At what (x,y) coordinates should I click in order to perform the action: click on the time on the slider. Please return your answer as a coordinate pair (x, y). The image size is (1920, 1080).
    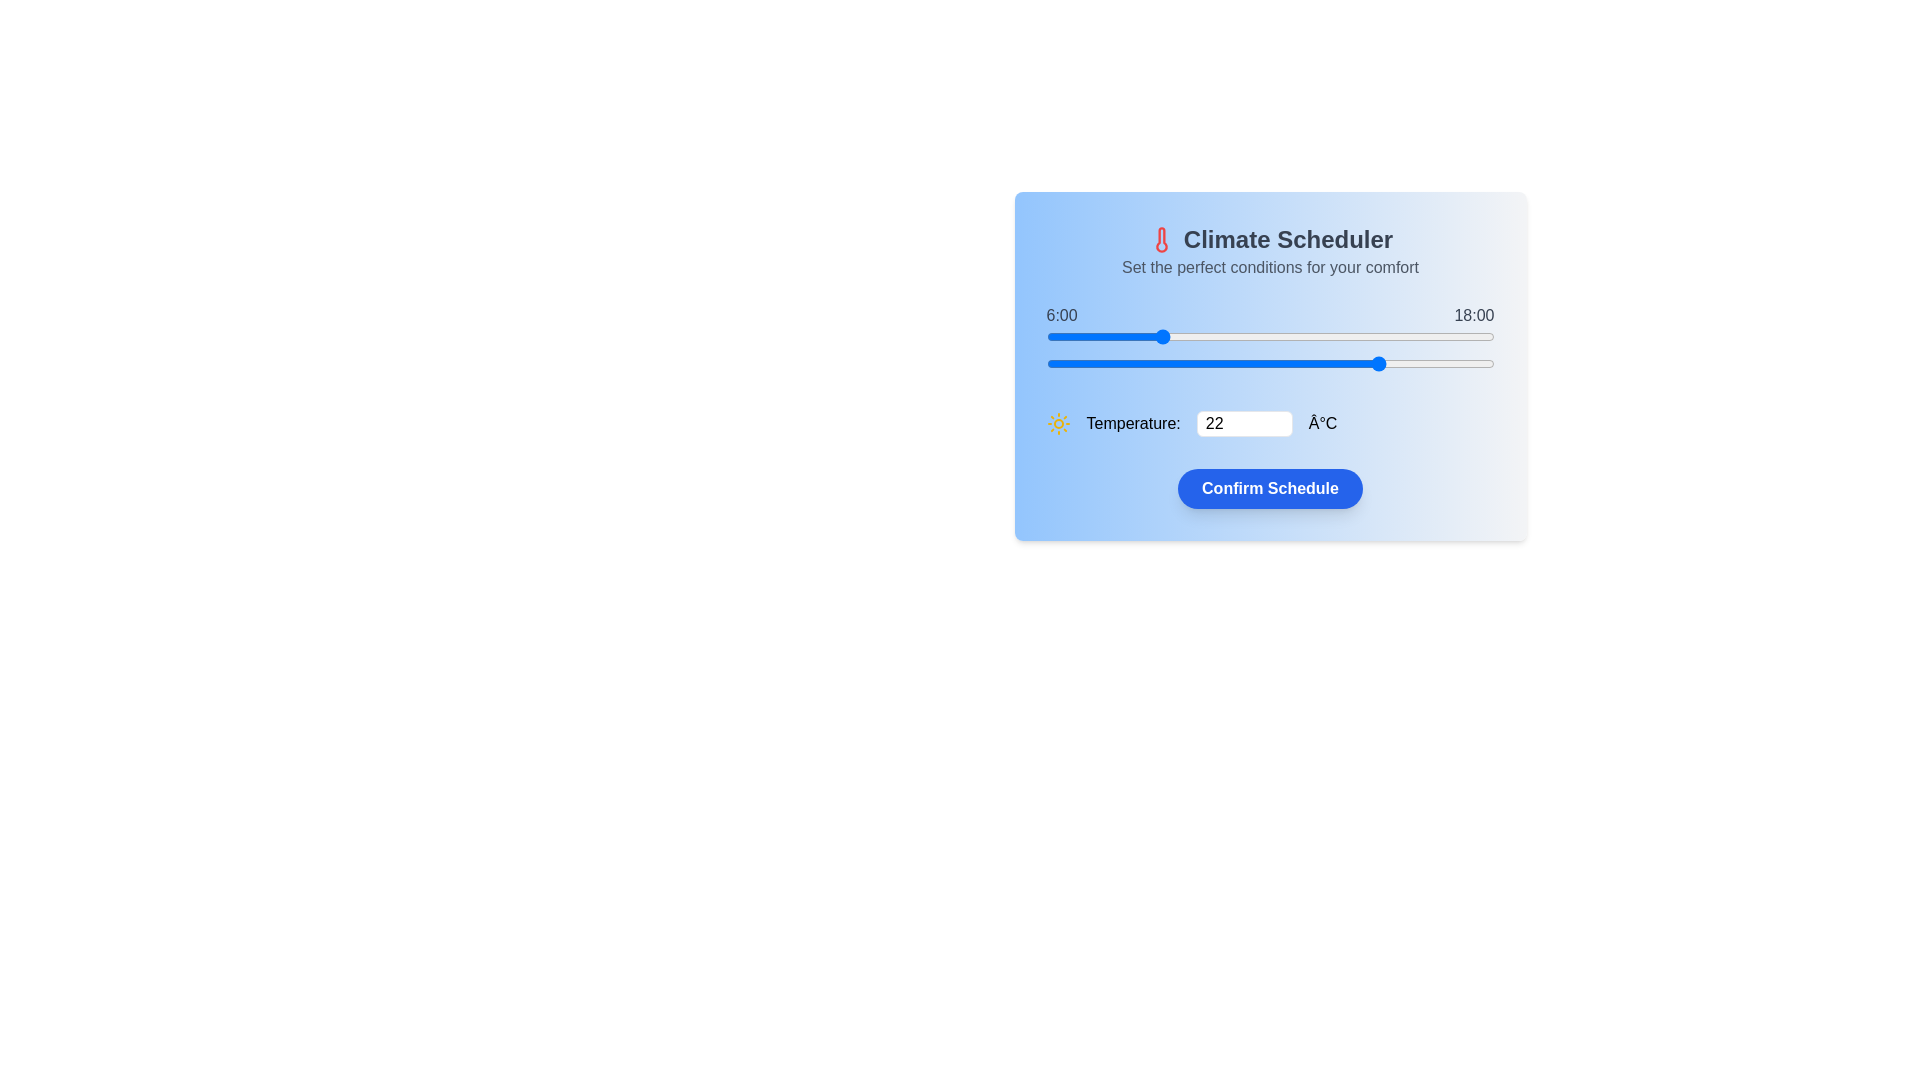
    Looking at the image, I should click on (1400, 335).